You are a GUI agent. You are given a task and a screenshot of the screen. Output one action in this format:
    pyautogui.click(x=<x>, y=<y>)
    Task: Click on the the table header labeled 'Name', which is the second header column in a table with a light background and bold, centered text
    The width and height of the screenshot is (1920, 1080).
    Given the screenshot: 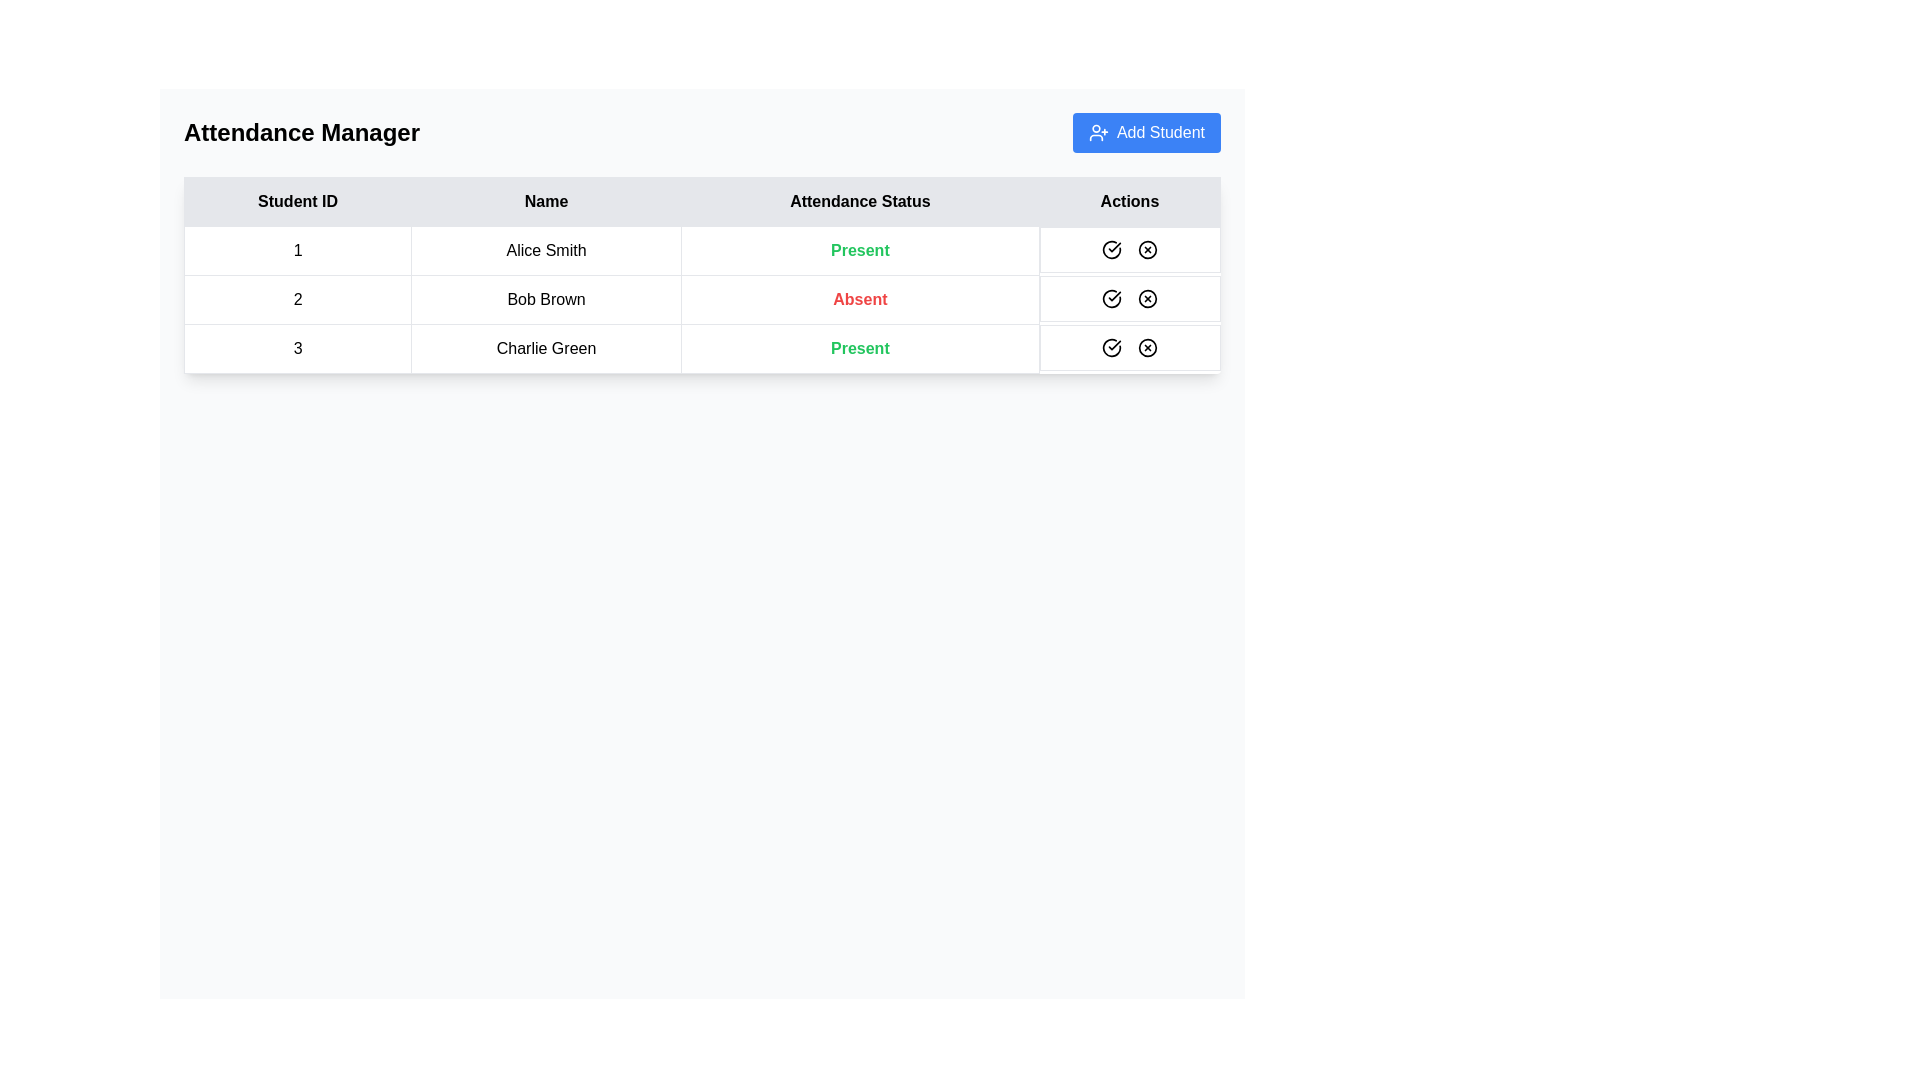 What is the action you would take?
    pyautogui.click(x=546, y=201)
    